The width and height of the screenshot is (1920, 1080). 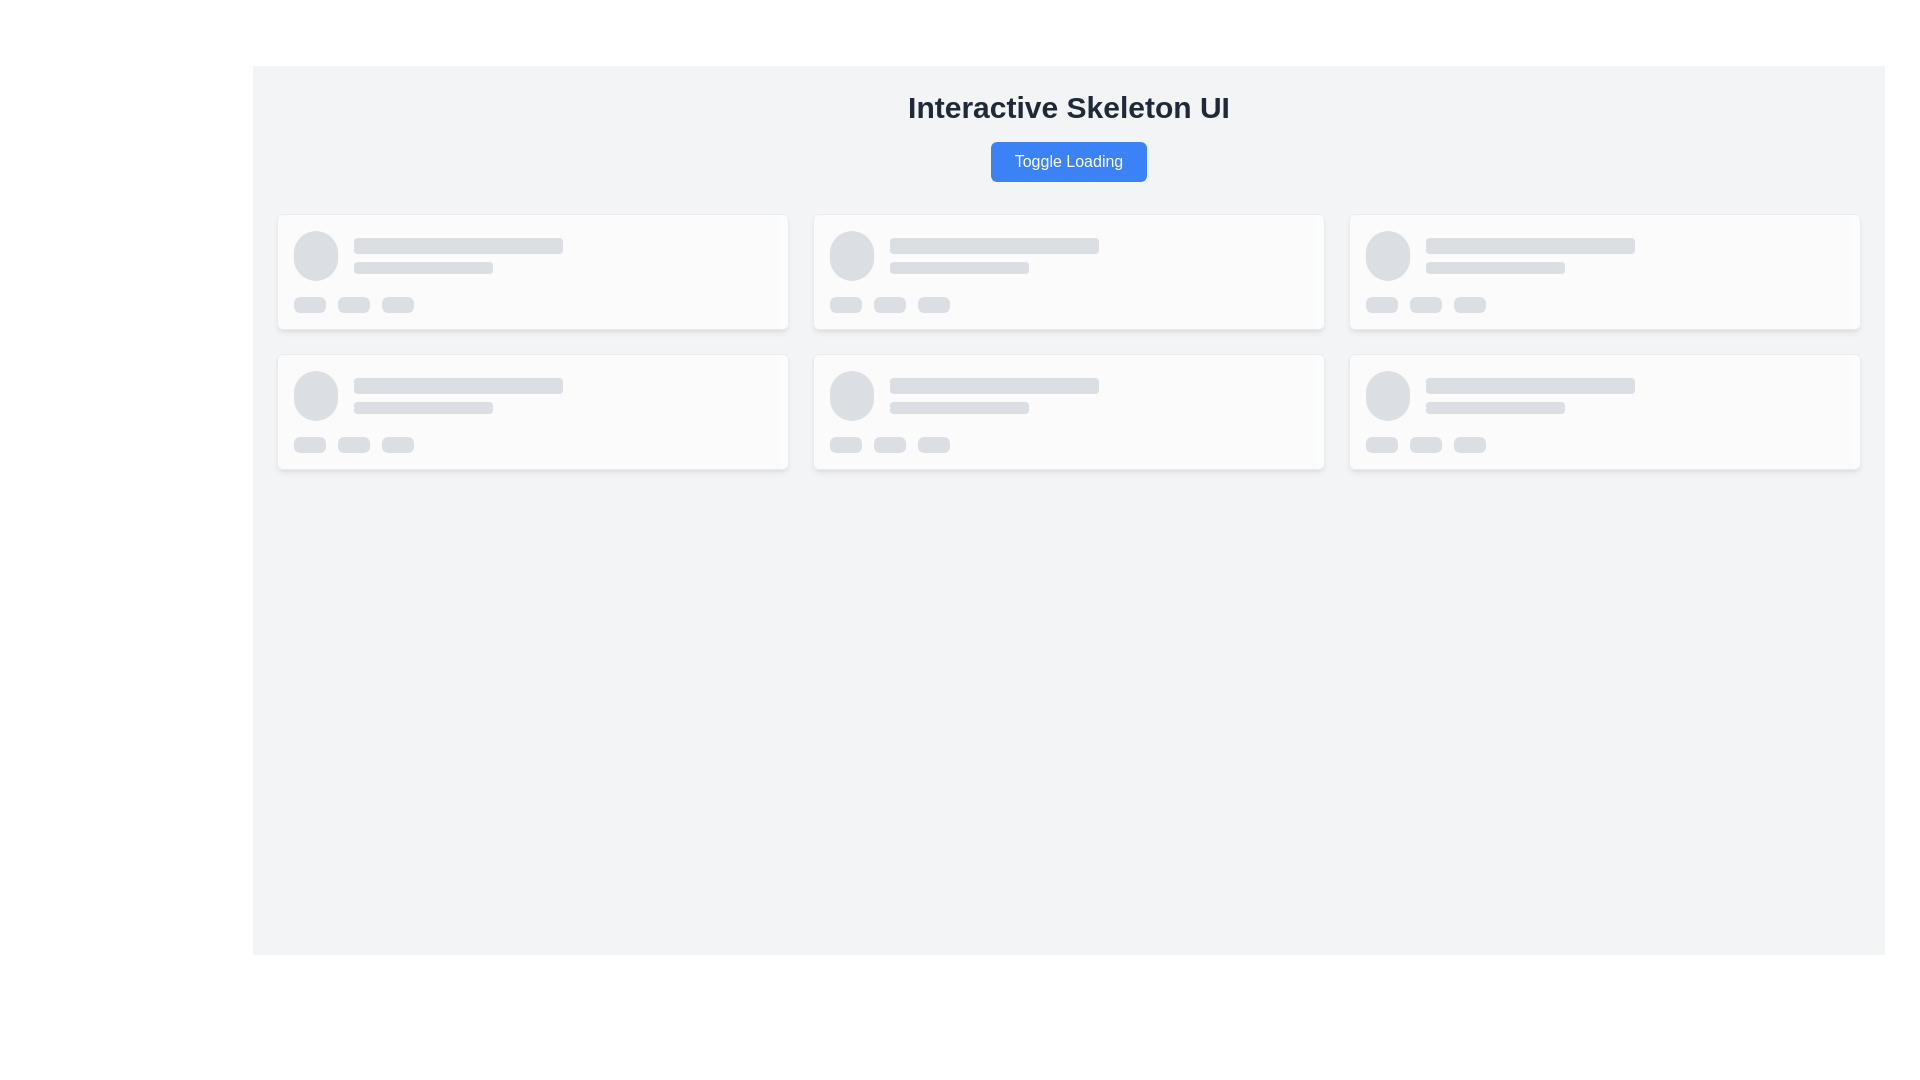 What do you see at coordinates (888, 304) in the screenshot?
I see `the small rectangular button with rounded edges that has a light gray background, located between the first and third buttons in a horizontal alignment` at bounding box center [888, 304].